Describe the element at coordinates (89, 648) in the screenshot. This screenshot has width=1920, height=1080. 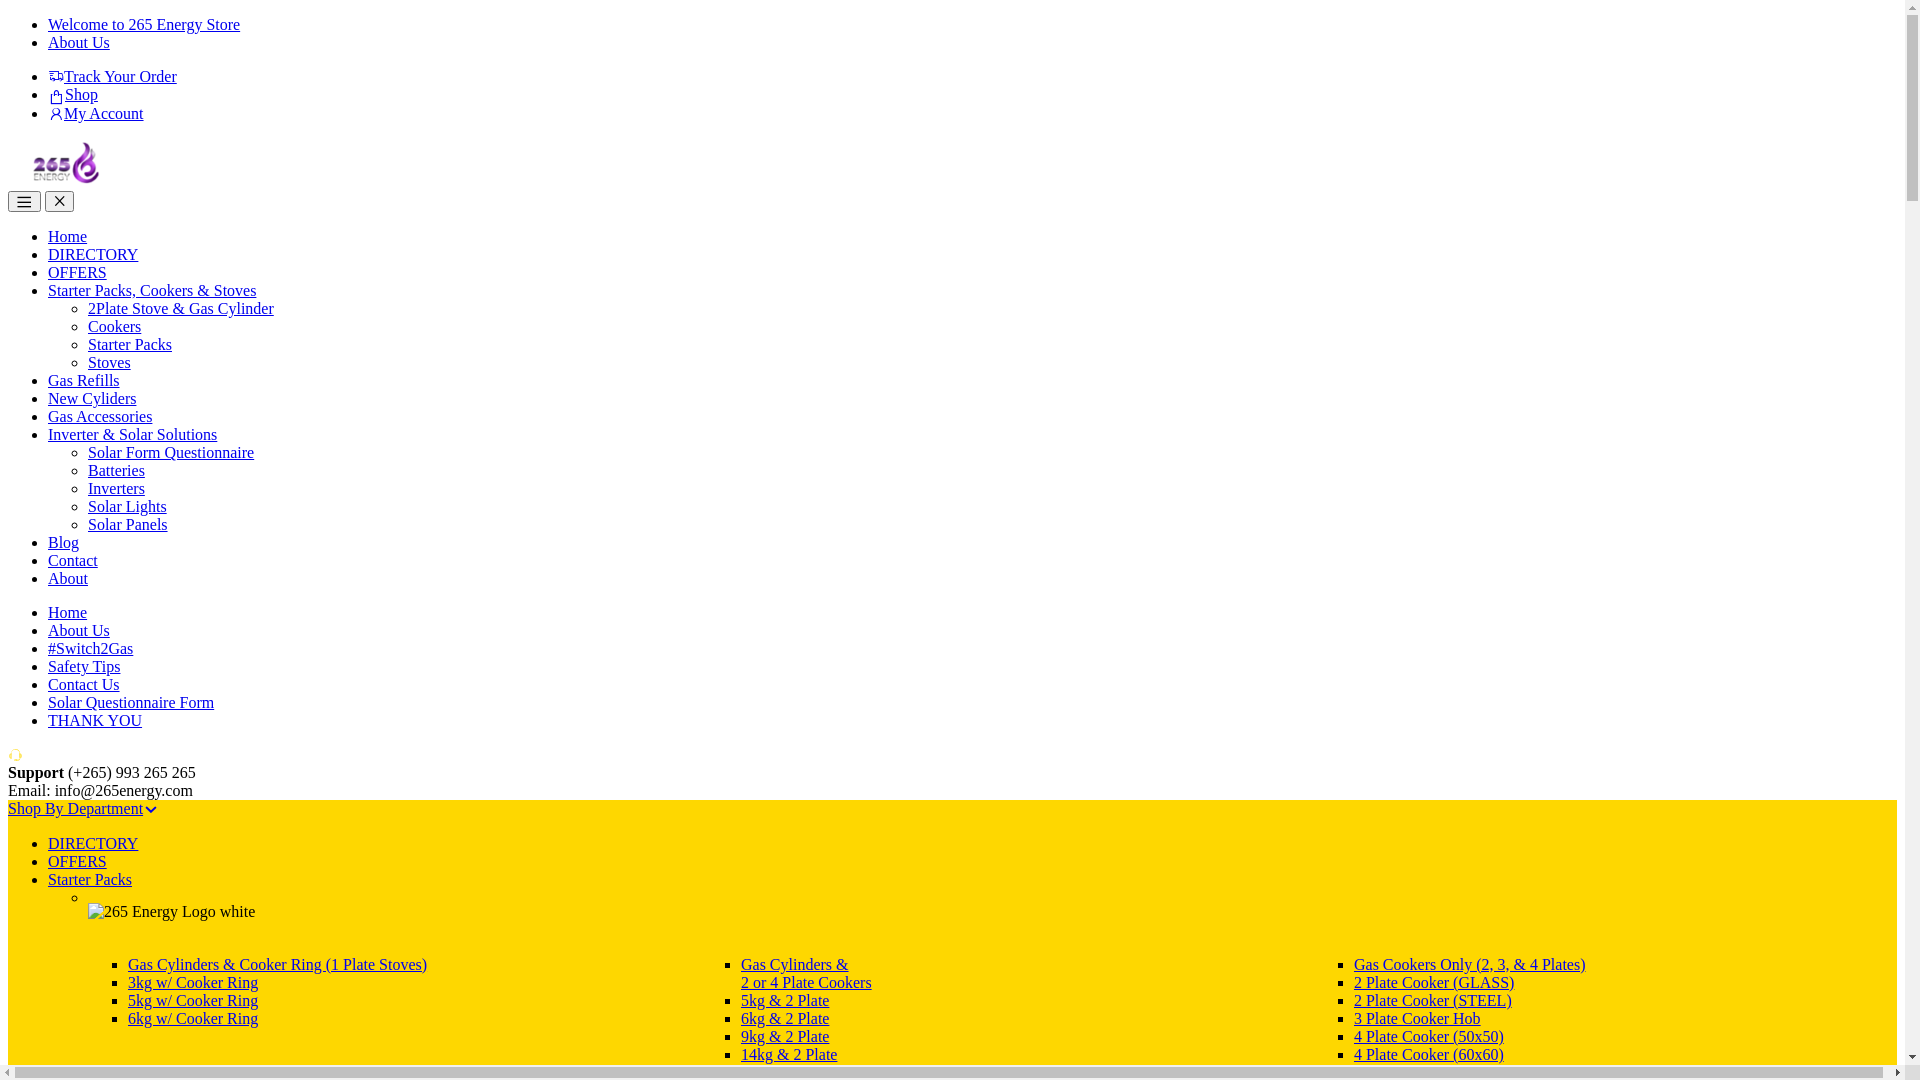
I see `'#Switch2Gas'` at that location.